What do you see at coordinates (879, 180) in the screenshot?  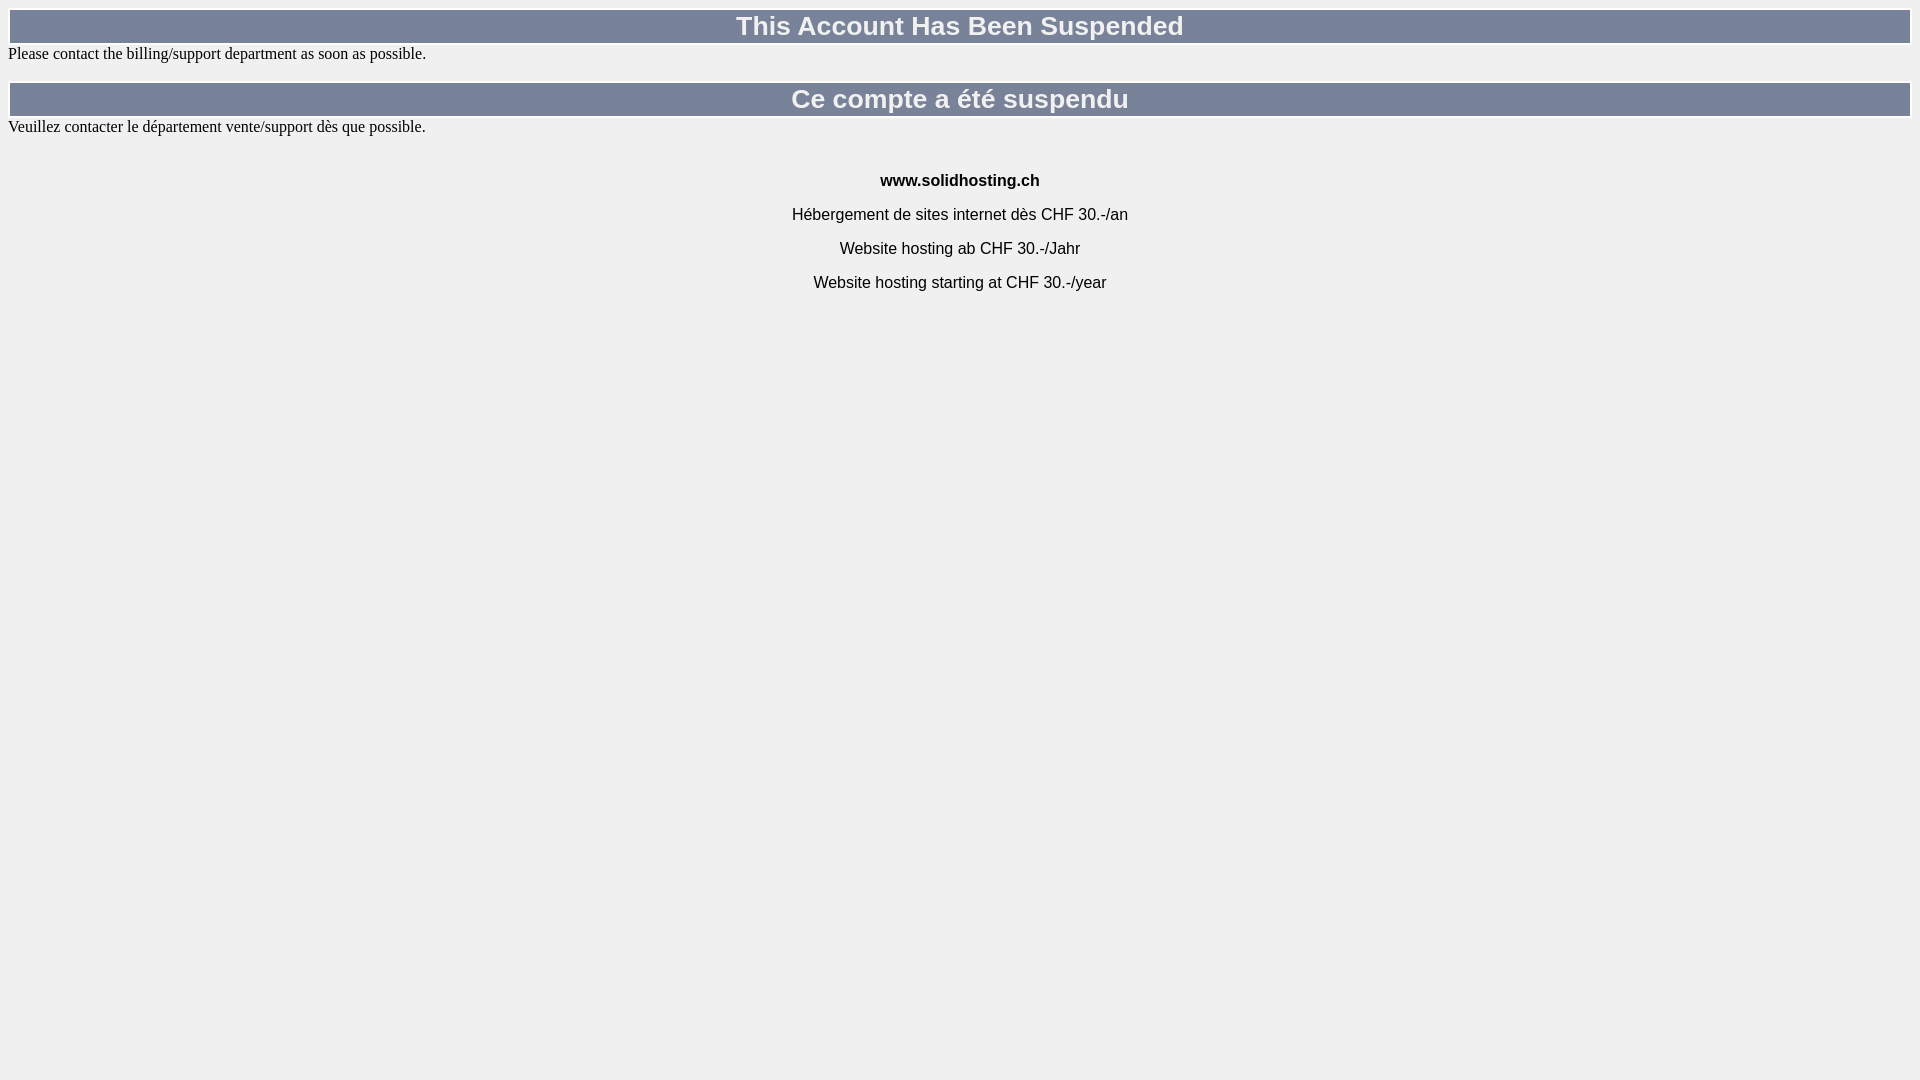 I see `'www.solidhosting.ch'` at bounding box center [879, 180].